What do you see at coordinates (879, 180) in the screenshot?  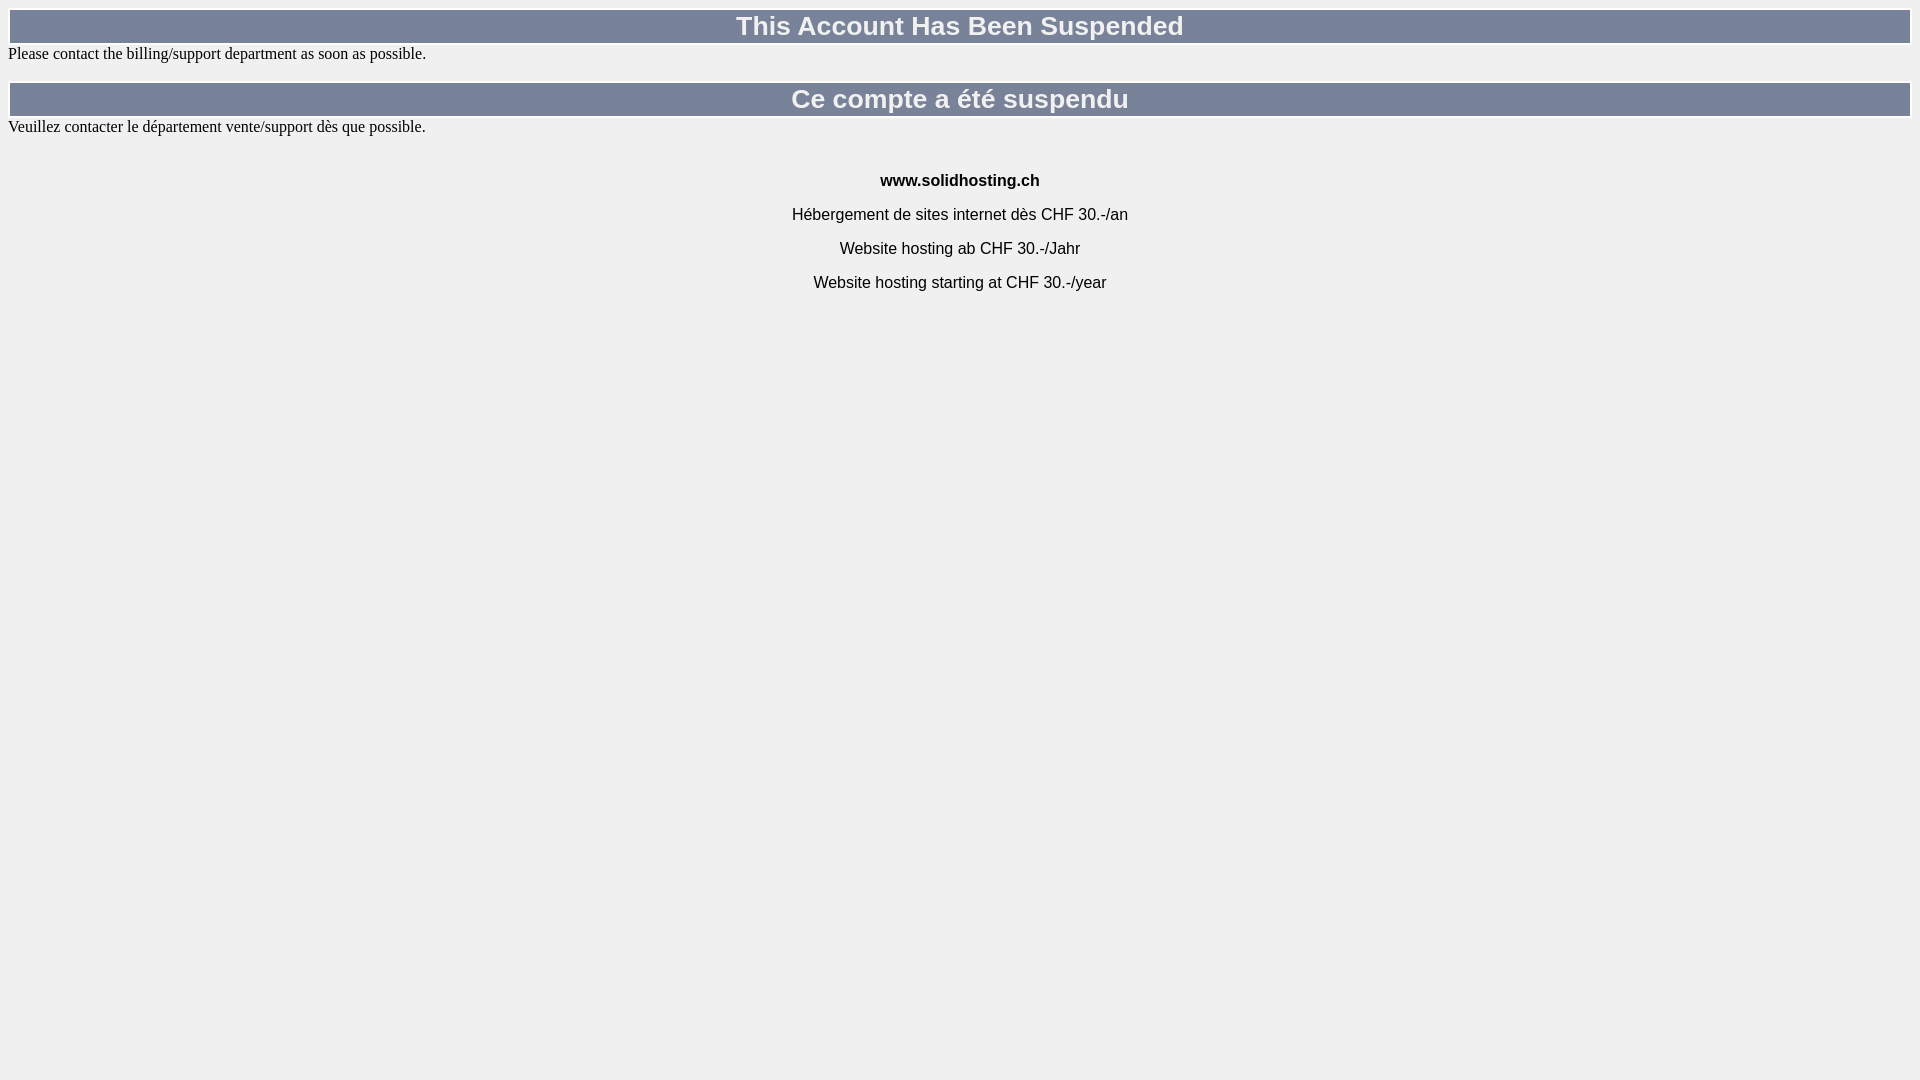 I see `'www.solidhosting.ch'` at bounding box center [879, 180].